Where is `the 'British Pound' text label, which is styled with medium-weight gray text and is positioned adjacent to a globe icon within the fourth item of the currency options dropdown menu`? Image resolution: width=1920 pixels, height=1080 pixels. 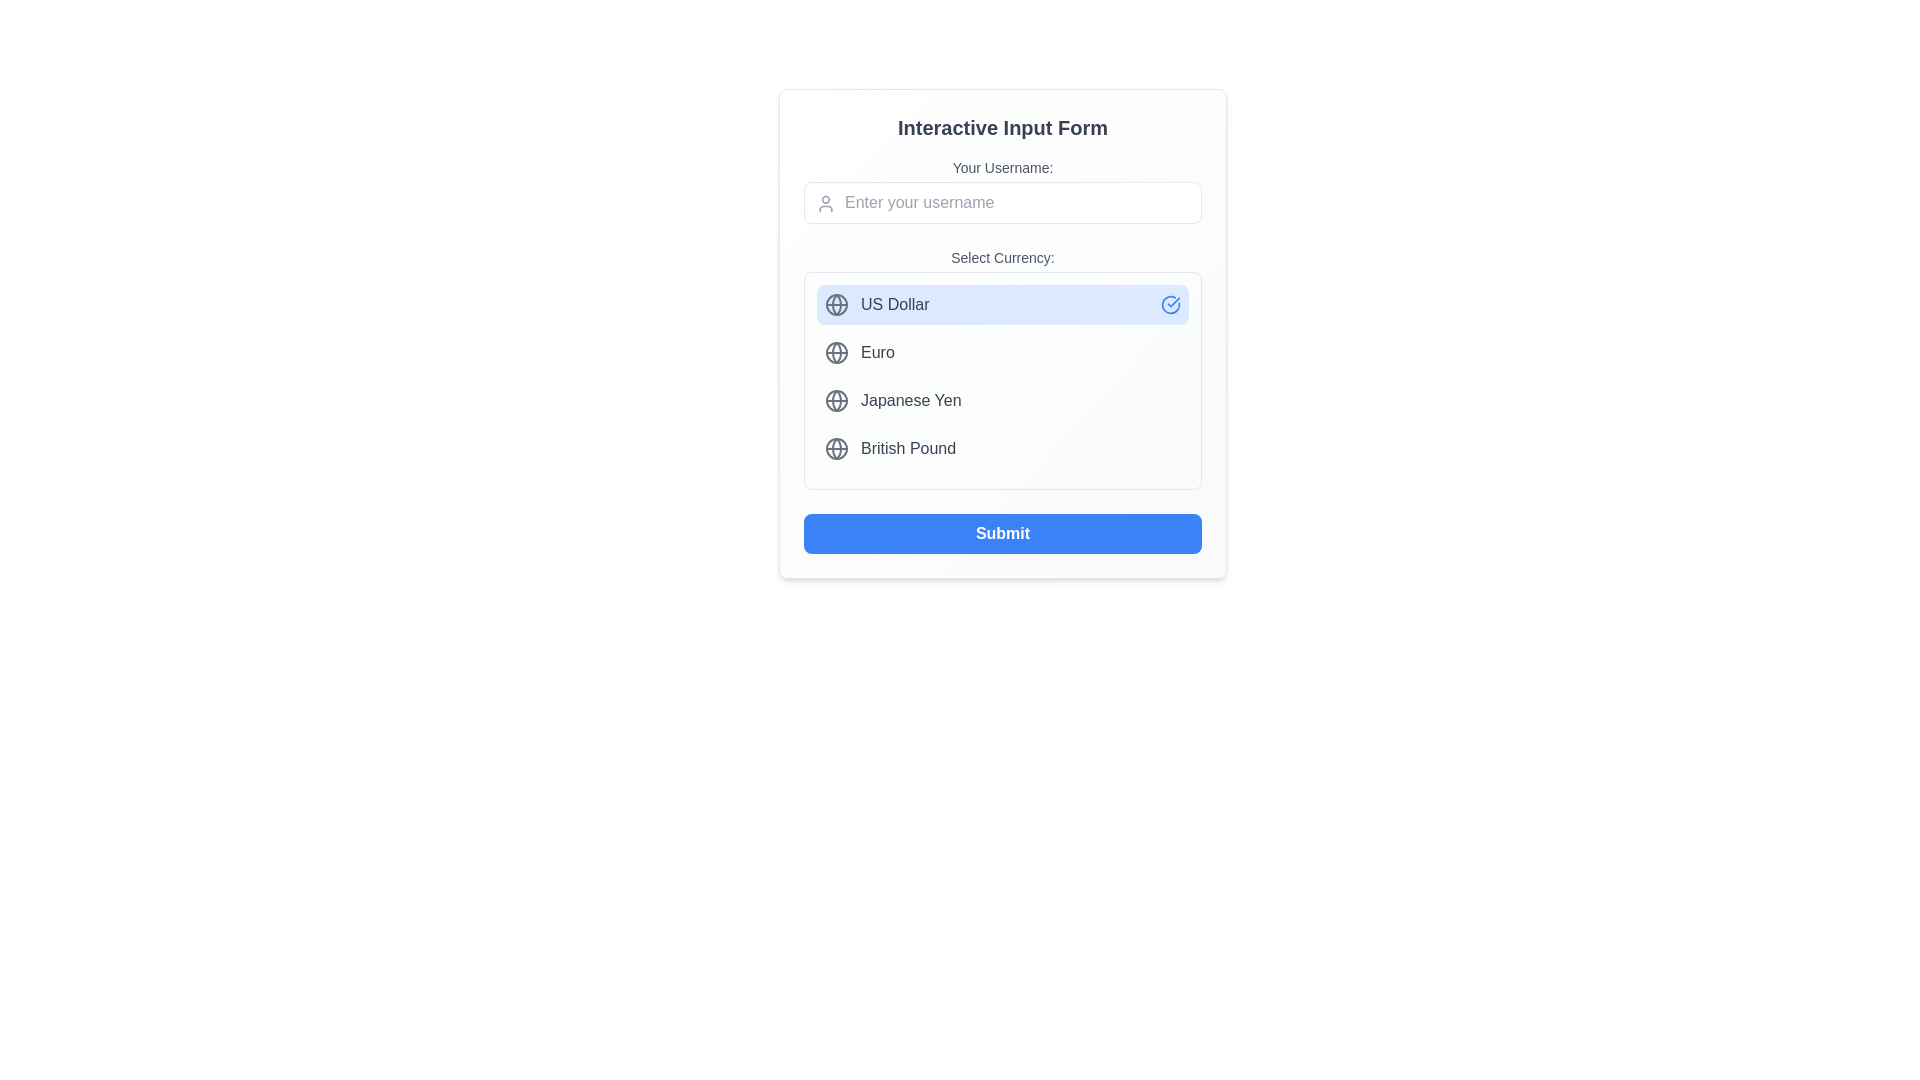
the 'British Pound' text label, which is styled with medium-weight gray text and is positioned adjacent to a globe icon within the fourth item of the currency options dropdown menu is located at coordinates (907, 447).